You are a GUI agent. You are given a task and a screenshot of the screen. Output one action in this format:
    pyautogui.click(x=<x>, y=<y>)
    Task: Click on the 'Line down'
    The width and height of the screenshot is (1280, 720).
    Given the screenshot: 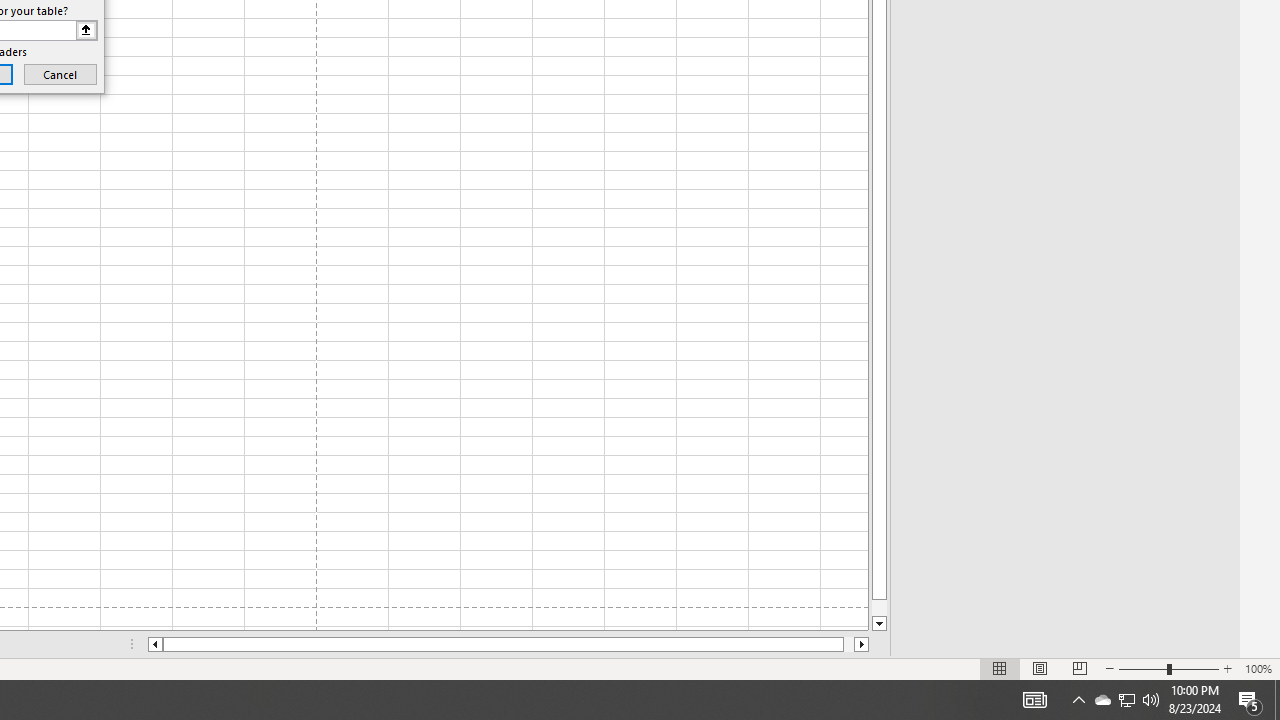 What is the action you would take?
    pyautogui.click(x=879, y=623)
    